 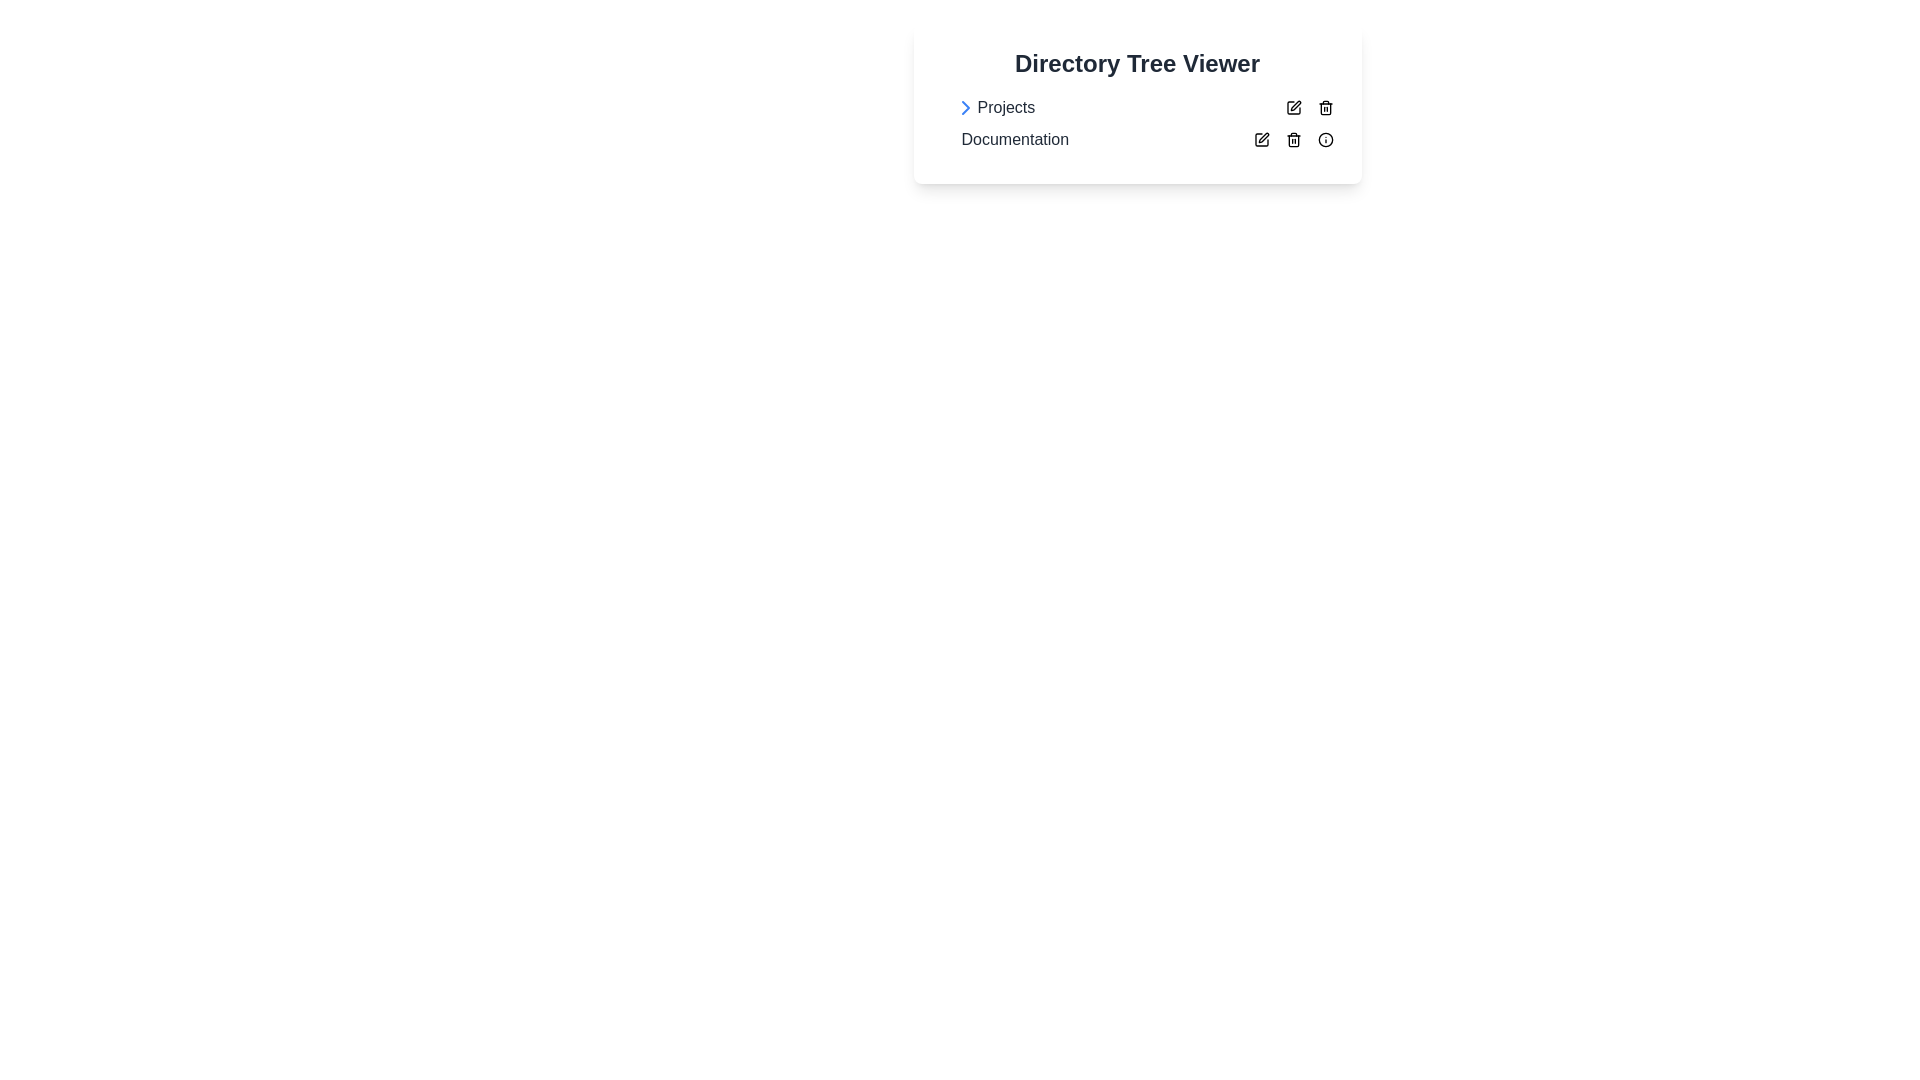 What do you see at coordinates (1325, 109) in the screenshot?
I see `the lower section of the trash icon in the top-right corner of the 'Directory Tree Viewer' card, which symbolizes a delete function` at bounding box center [1325, 109].